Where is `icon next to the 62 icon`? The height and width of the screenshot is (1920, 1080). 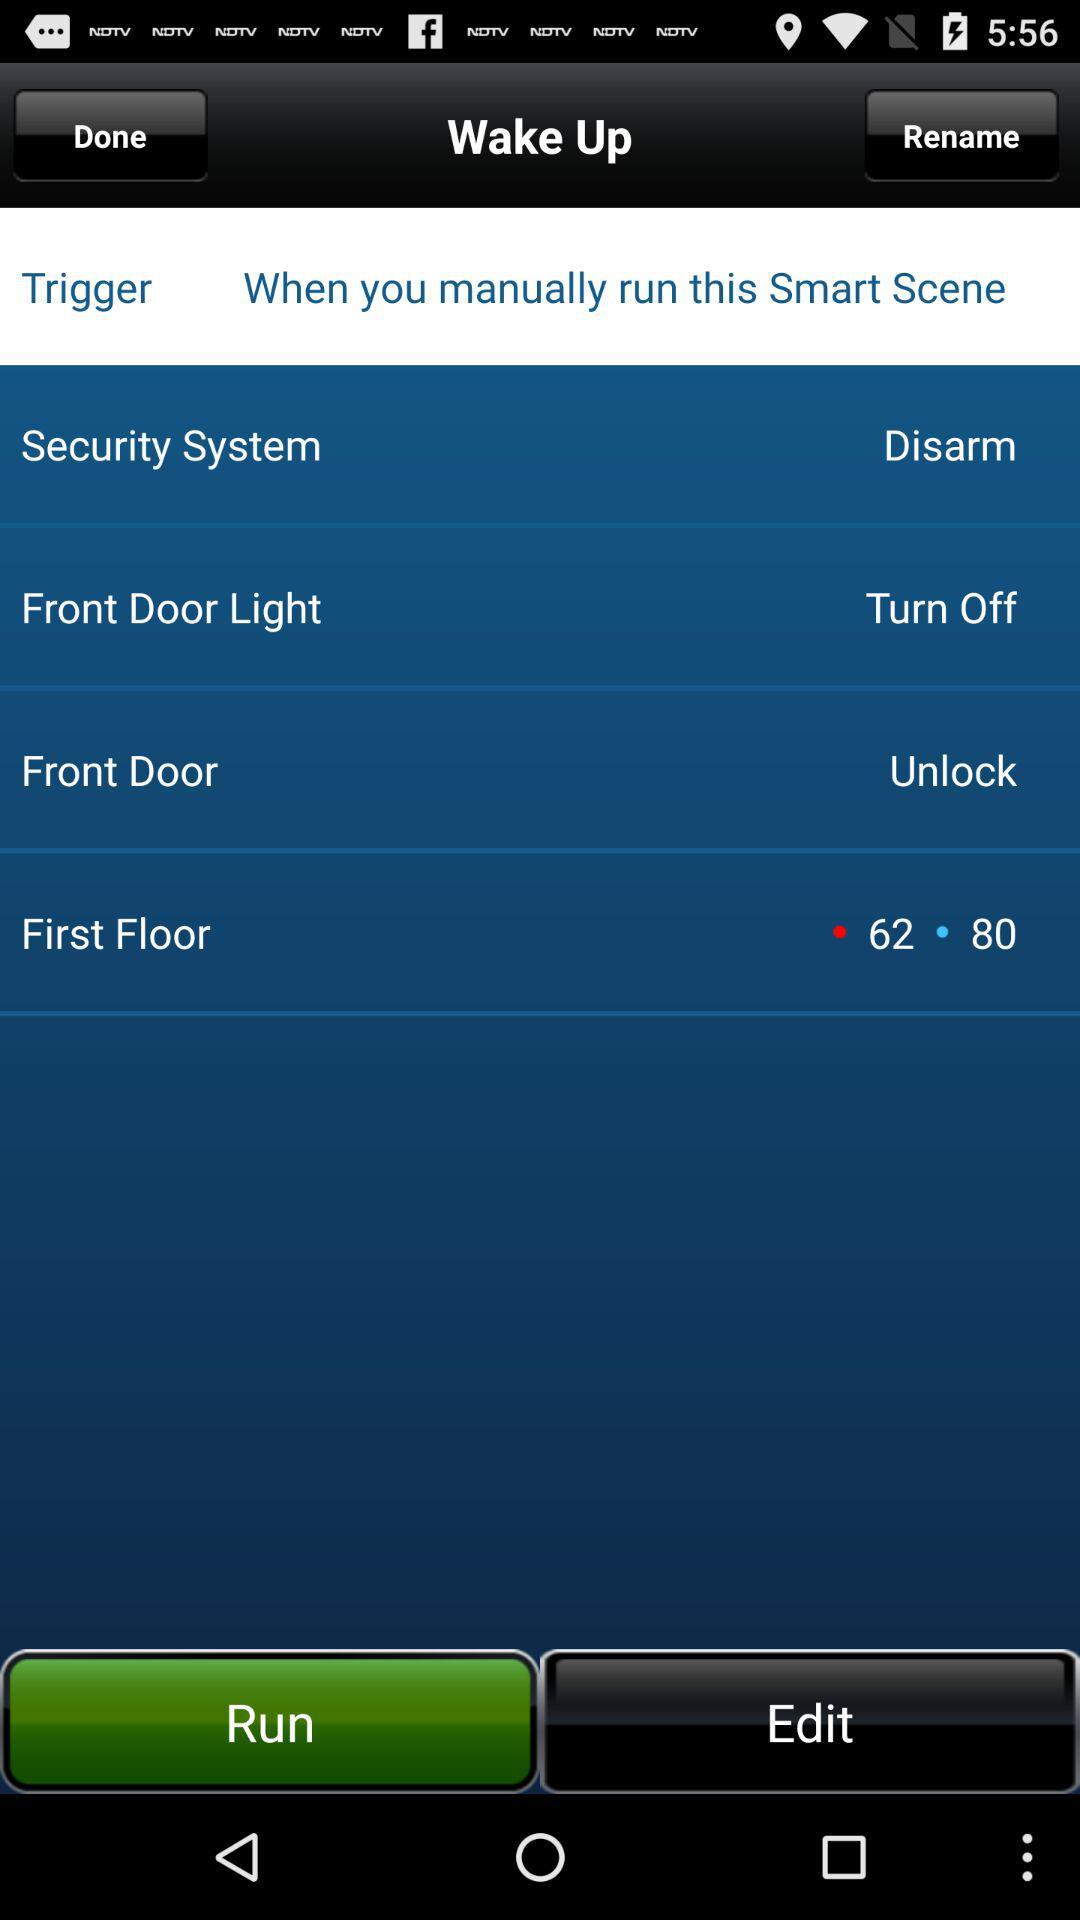 icon next to the 62 icon is located at coordinates (839, 930).